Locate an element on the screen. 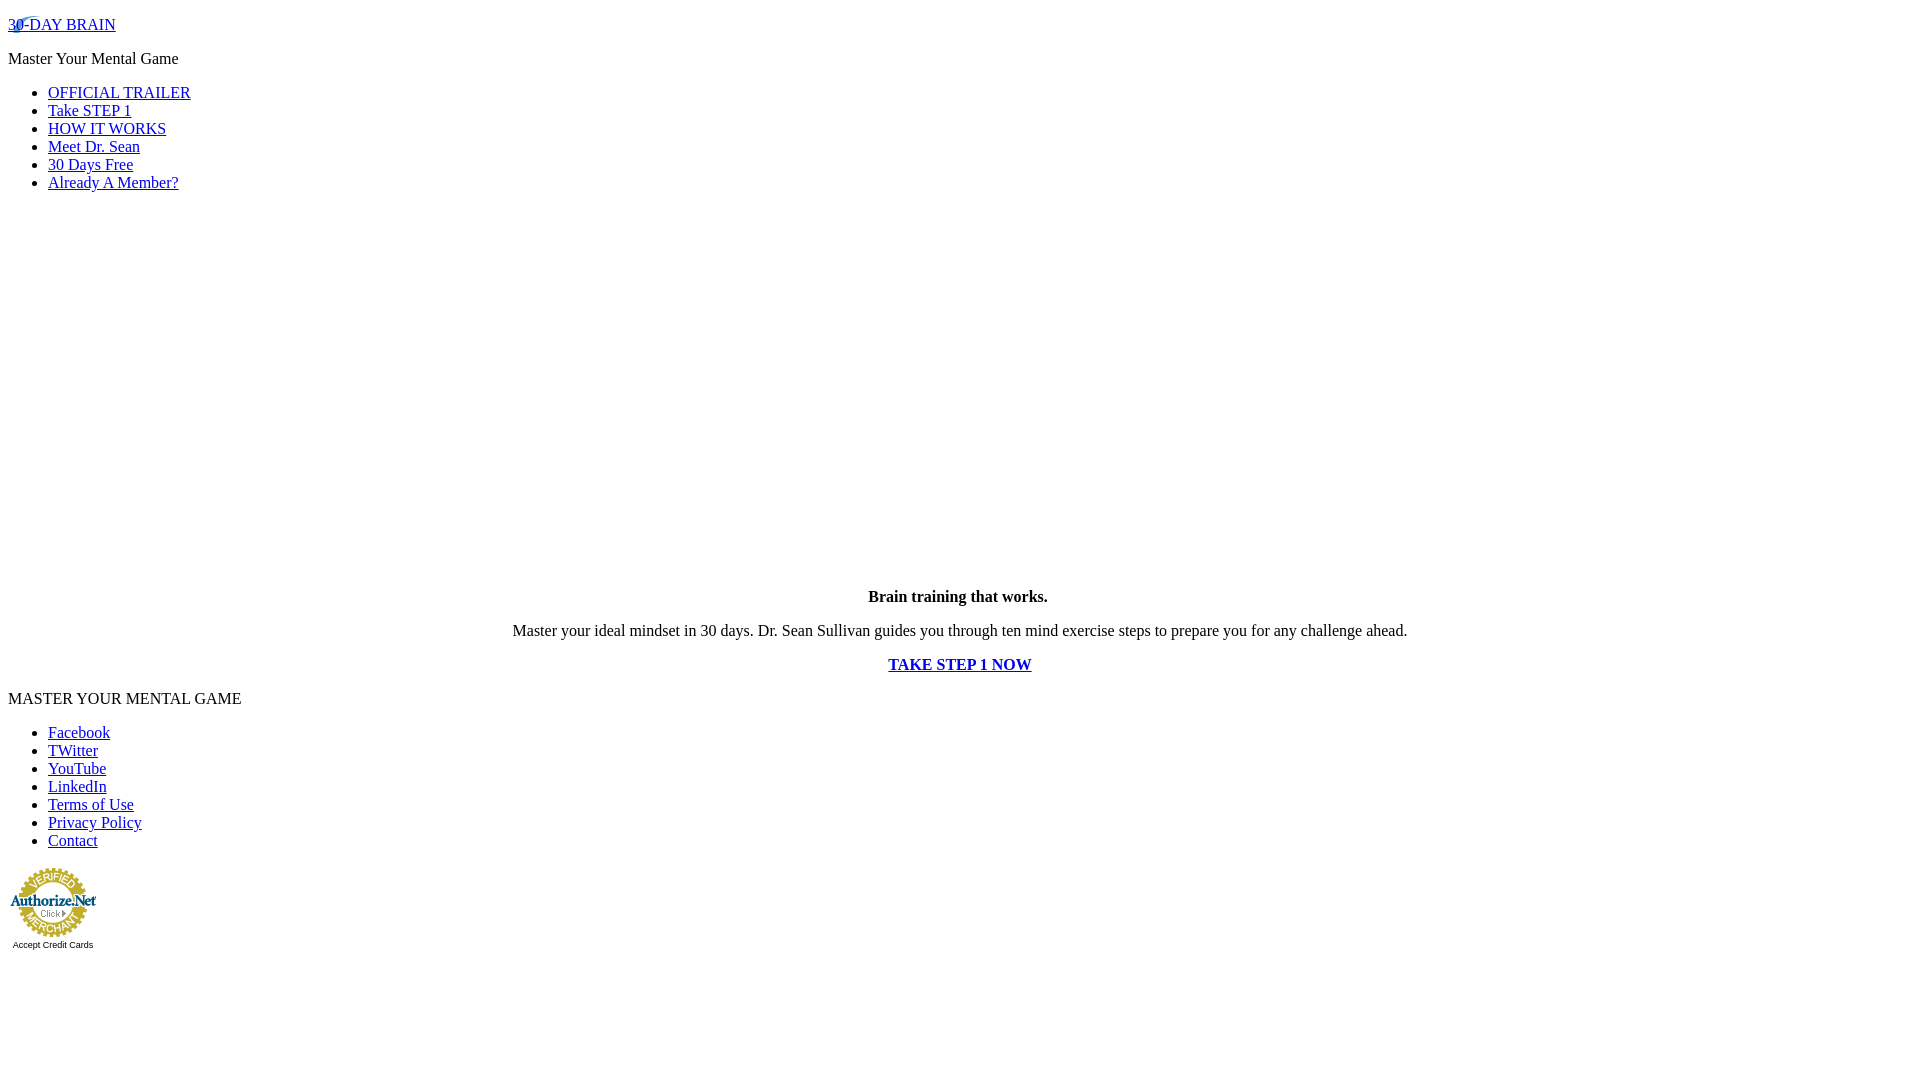 This screenshot has width=1920, height=1080. 'Meet Dr. Sean' is located at coordinates (93, 145).